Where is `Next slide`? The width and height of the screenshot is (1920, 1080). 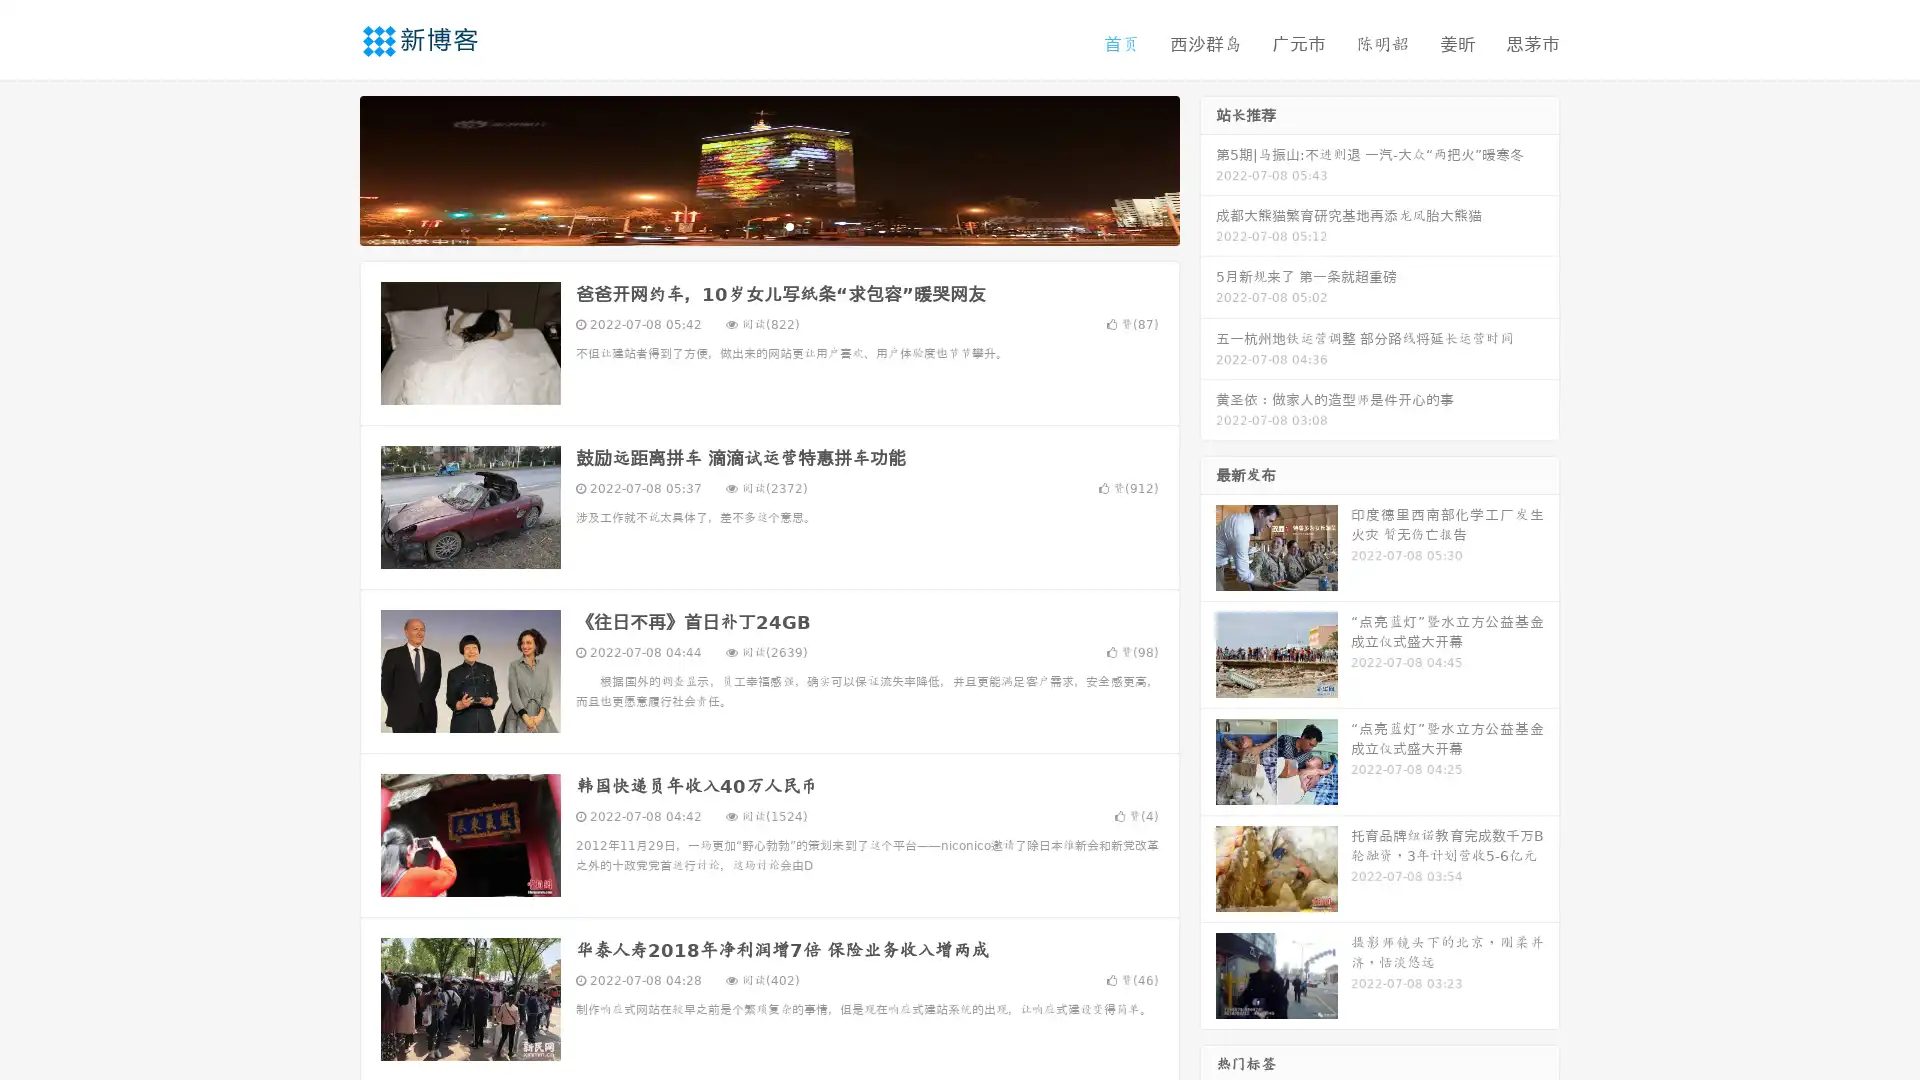
Next slide is located at coordinates (1208, 168).